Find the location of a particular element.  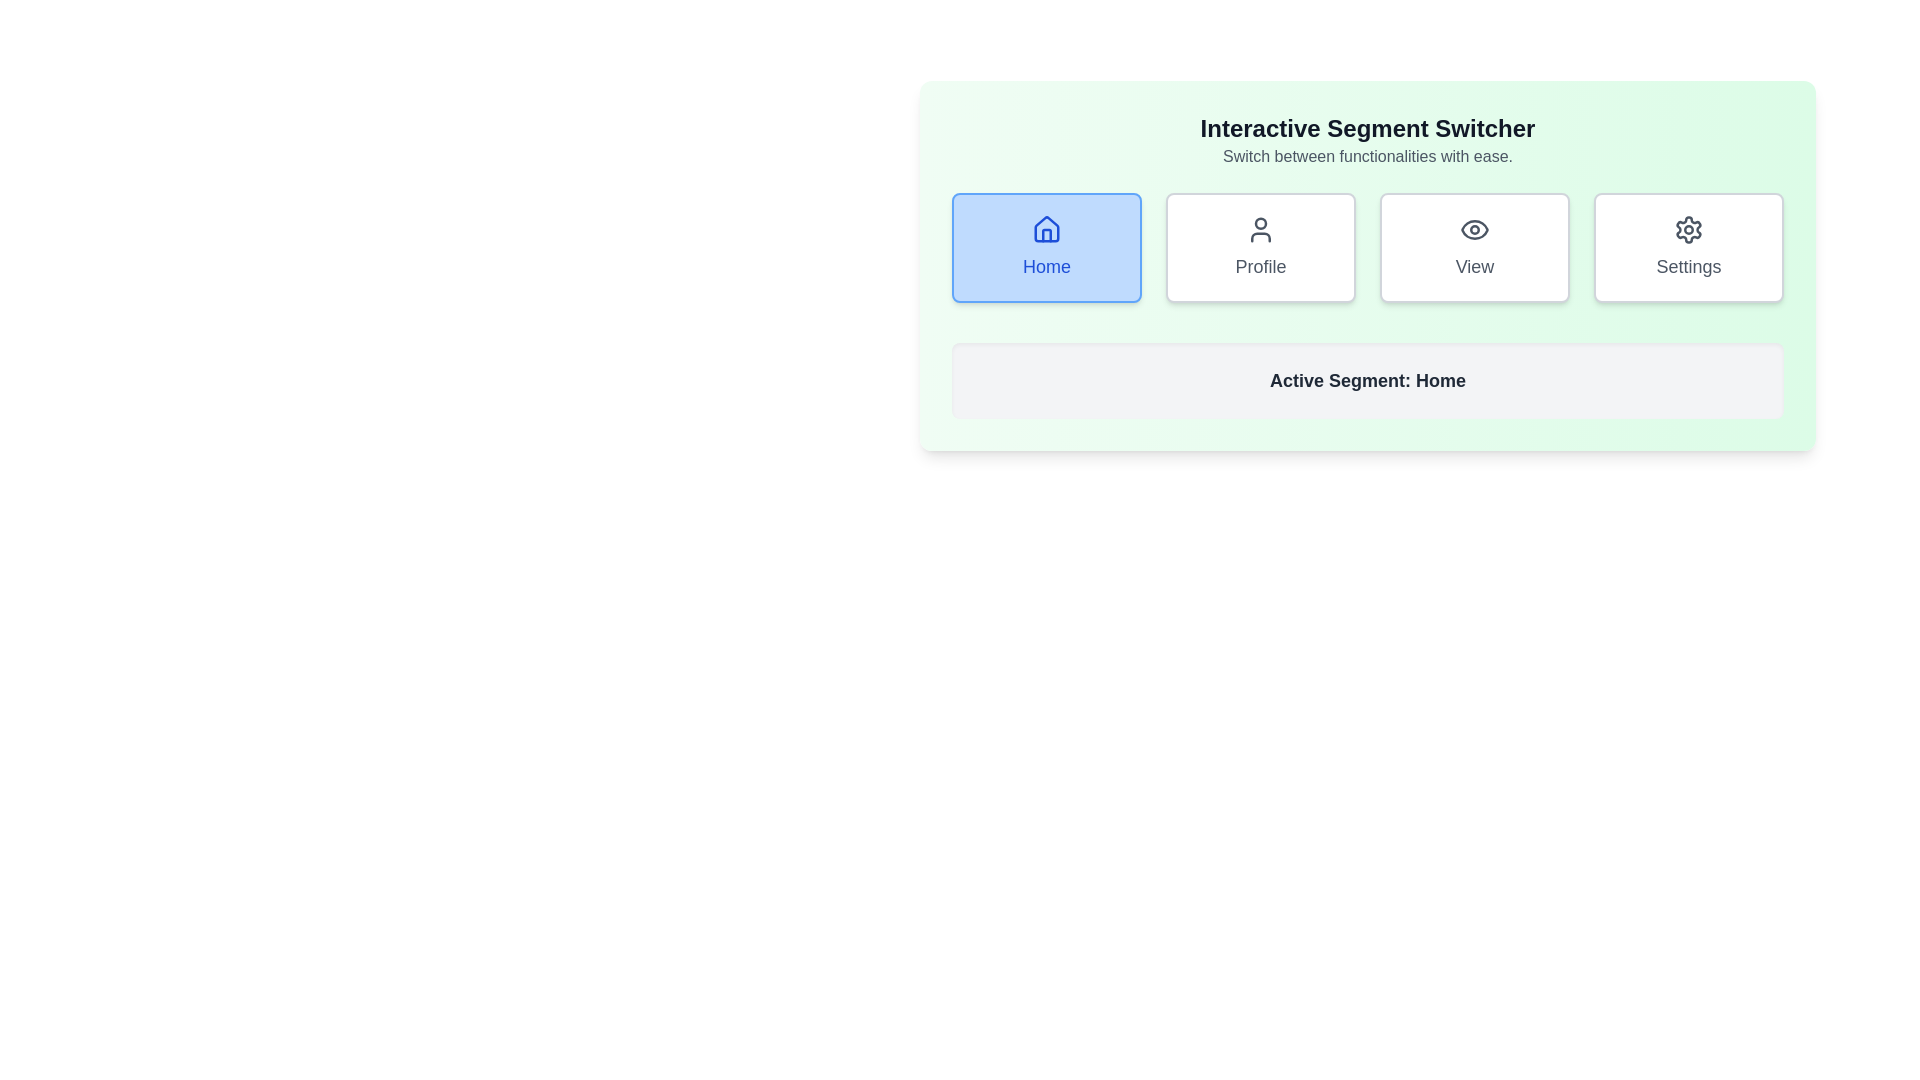

the eye icon, which is a minimalistic design located within the 'View' button, positioned third from the left among four horizontally arranged buttons is located at coordinates (1474, 229).